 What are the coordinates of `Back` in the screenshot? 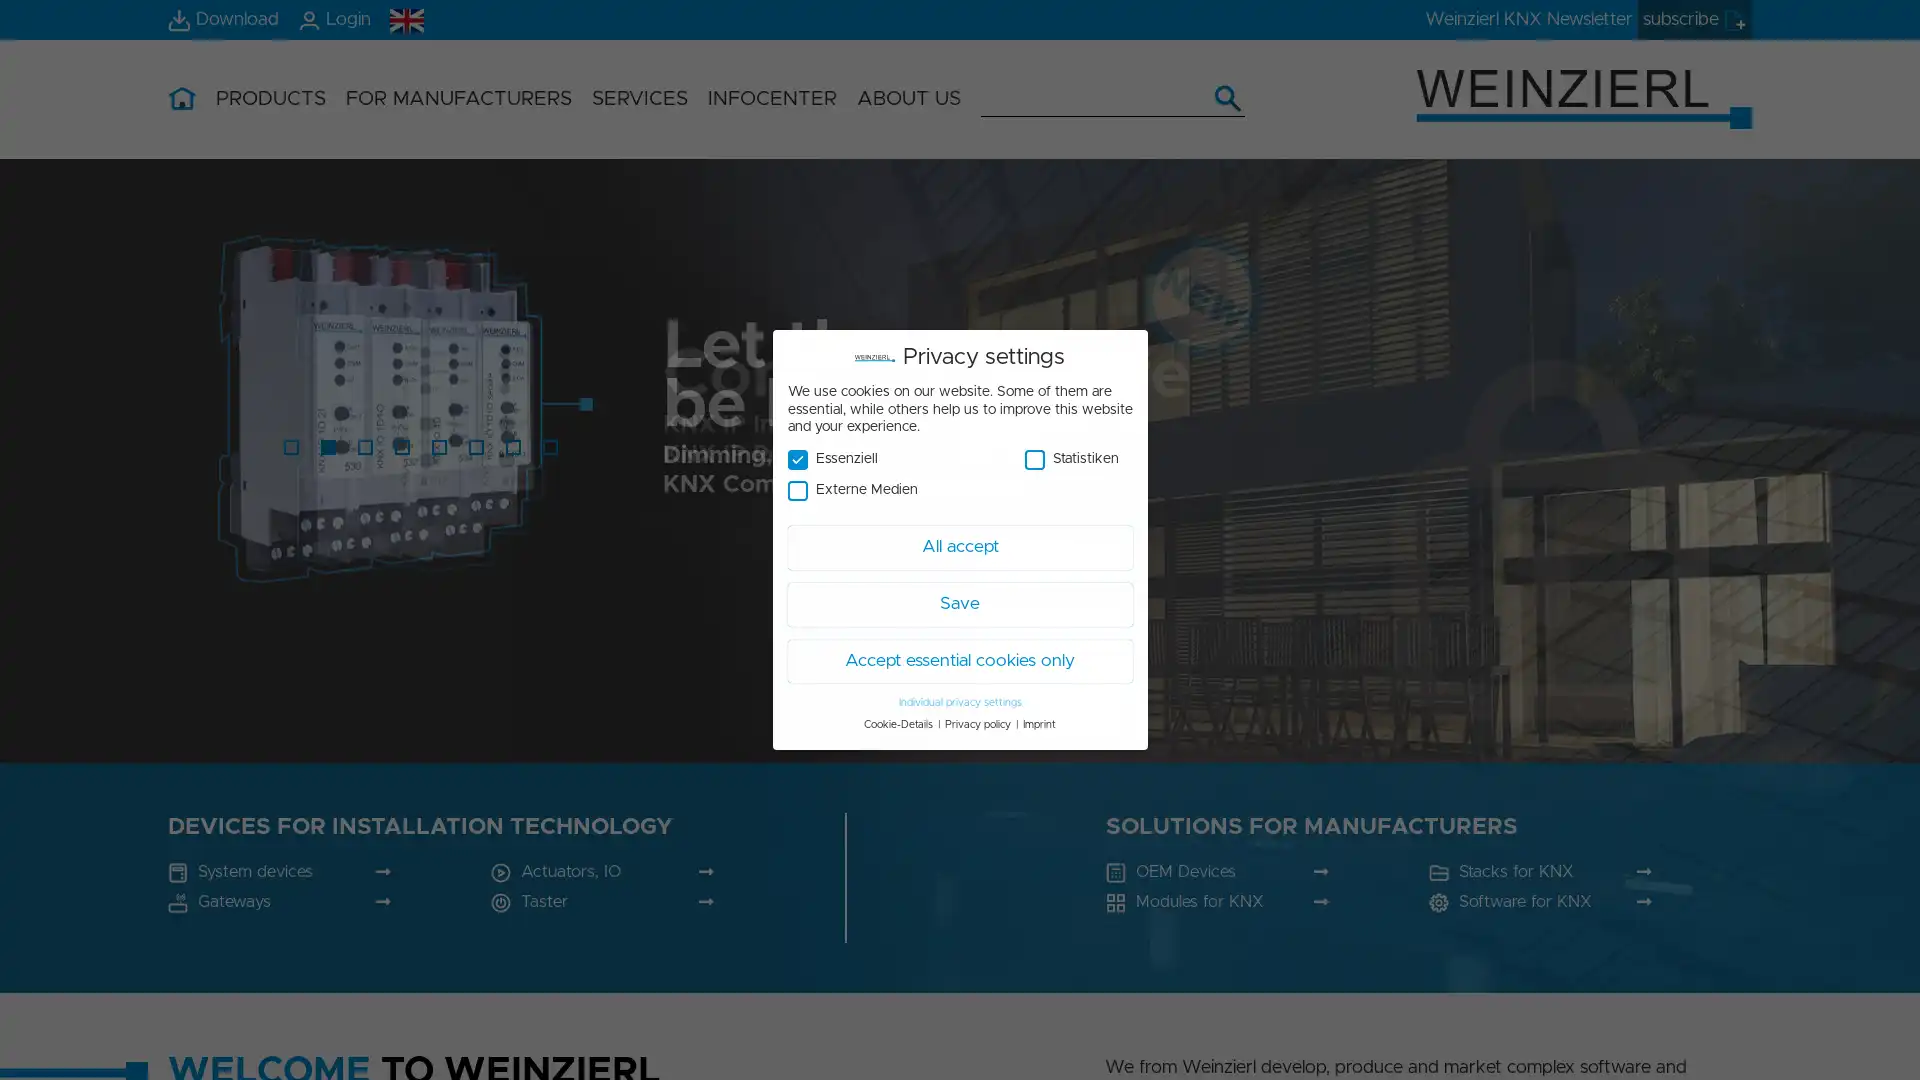 It's located at (1109, 888).